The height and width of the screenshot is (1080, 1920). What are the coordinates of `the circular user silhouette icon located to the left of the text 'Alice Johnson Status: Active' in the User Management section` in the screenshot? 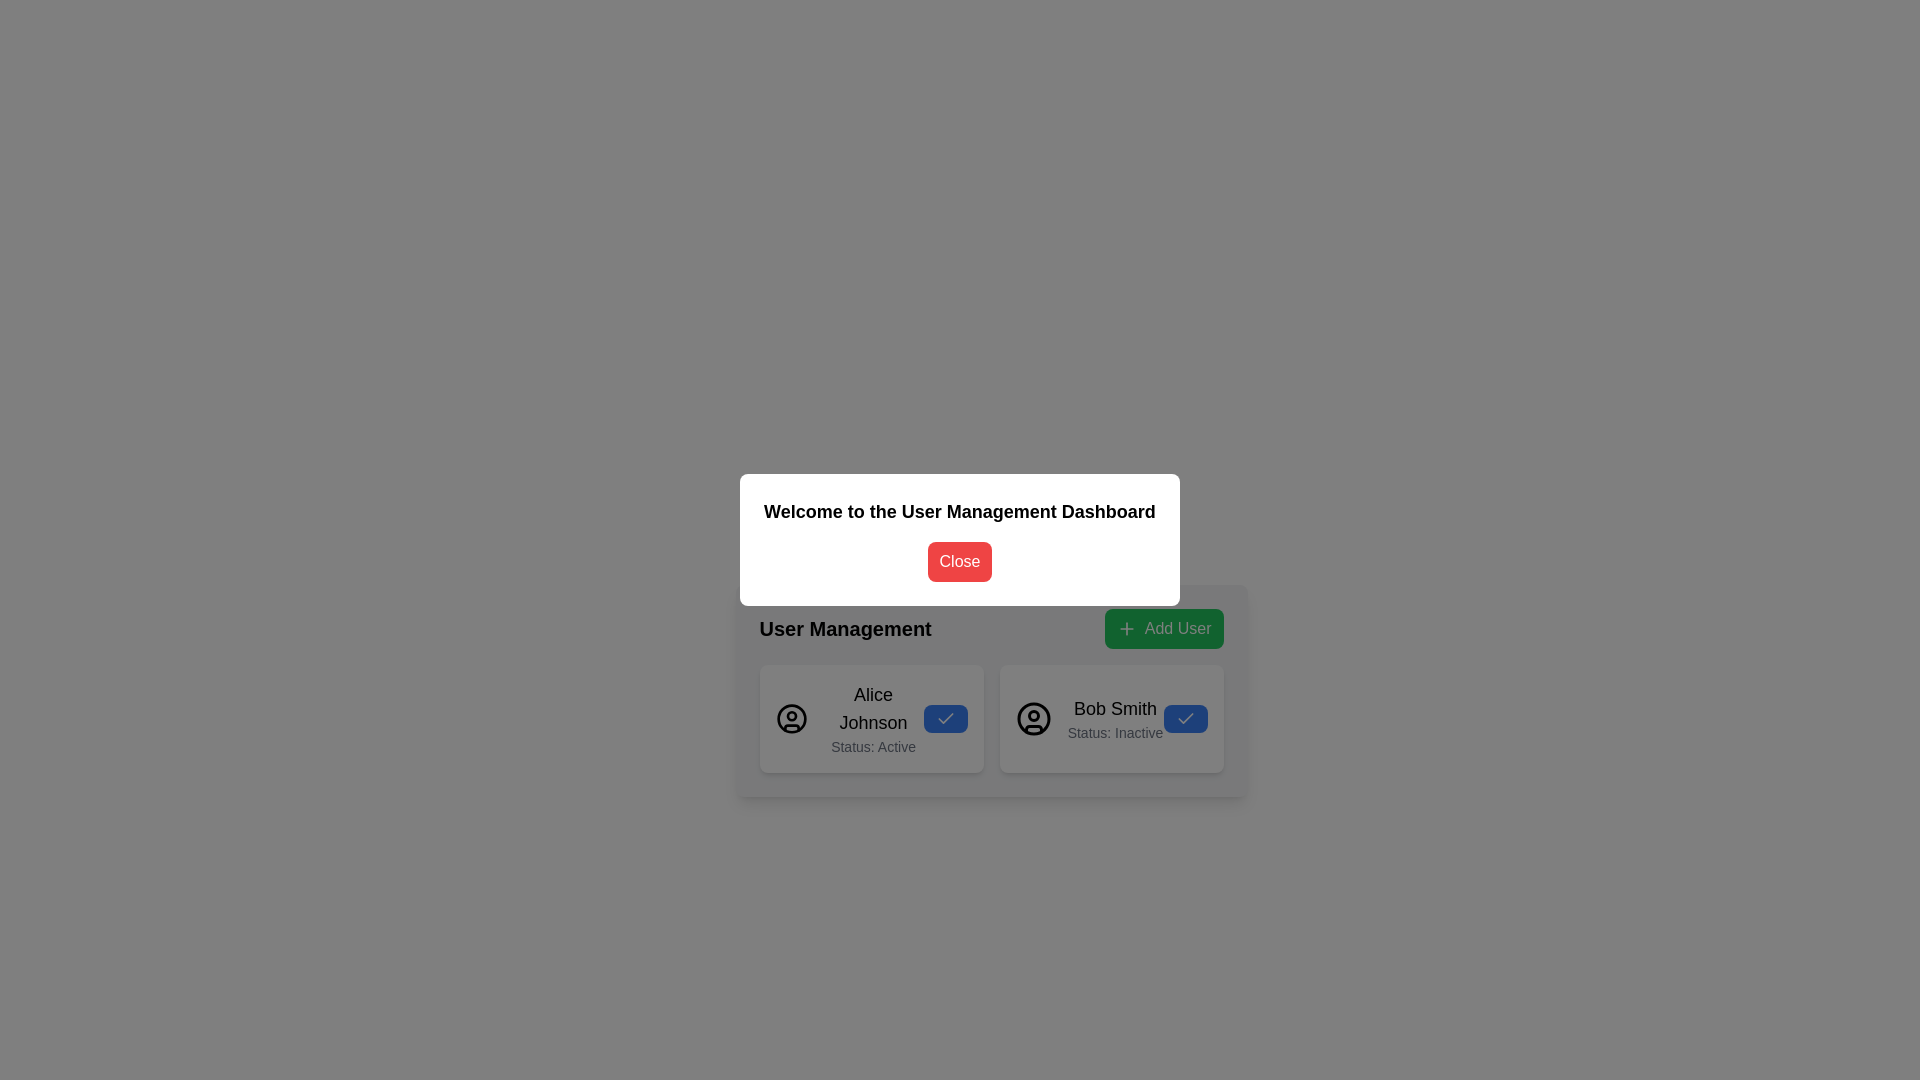 It's located at (790, 717).